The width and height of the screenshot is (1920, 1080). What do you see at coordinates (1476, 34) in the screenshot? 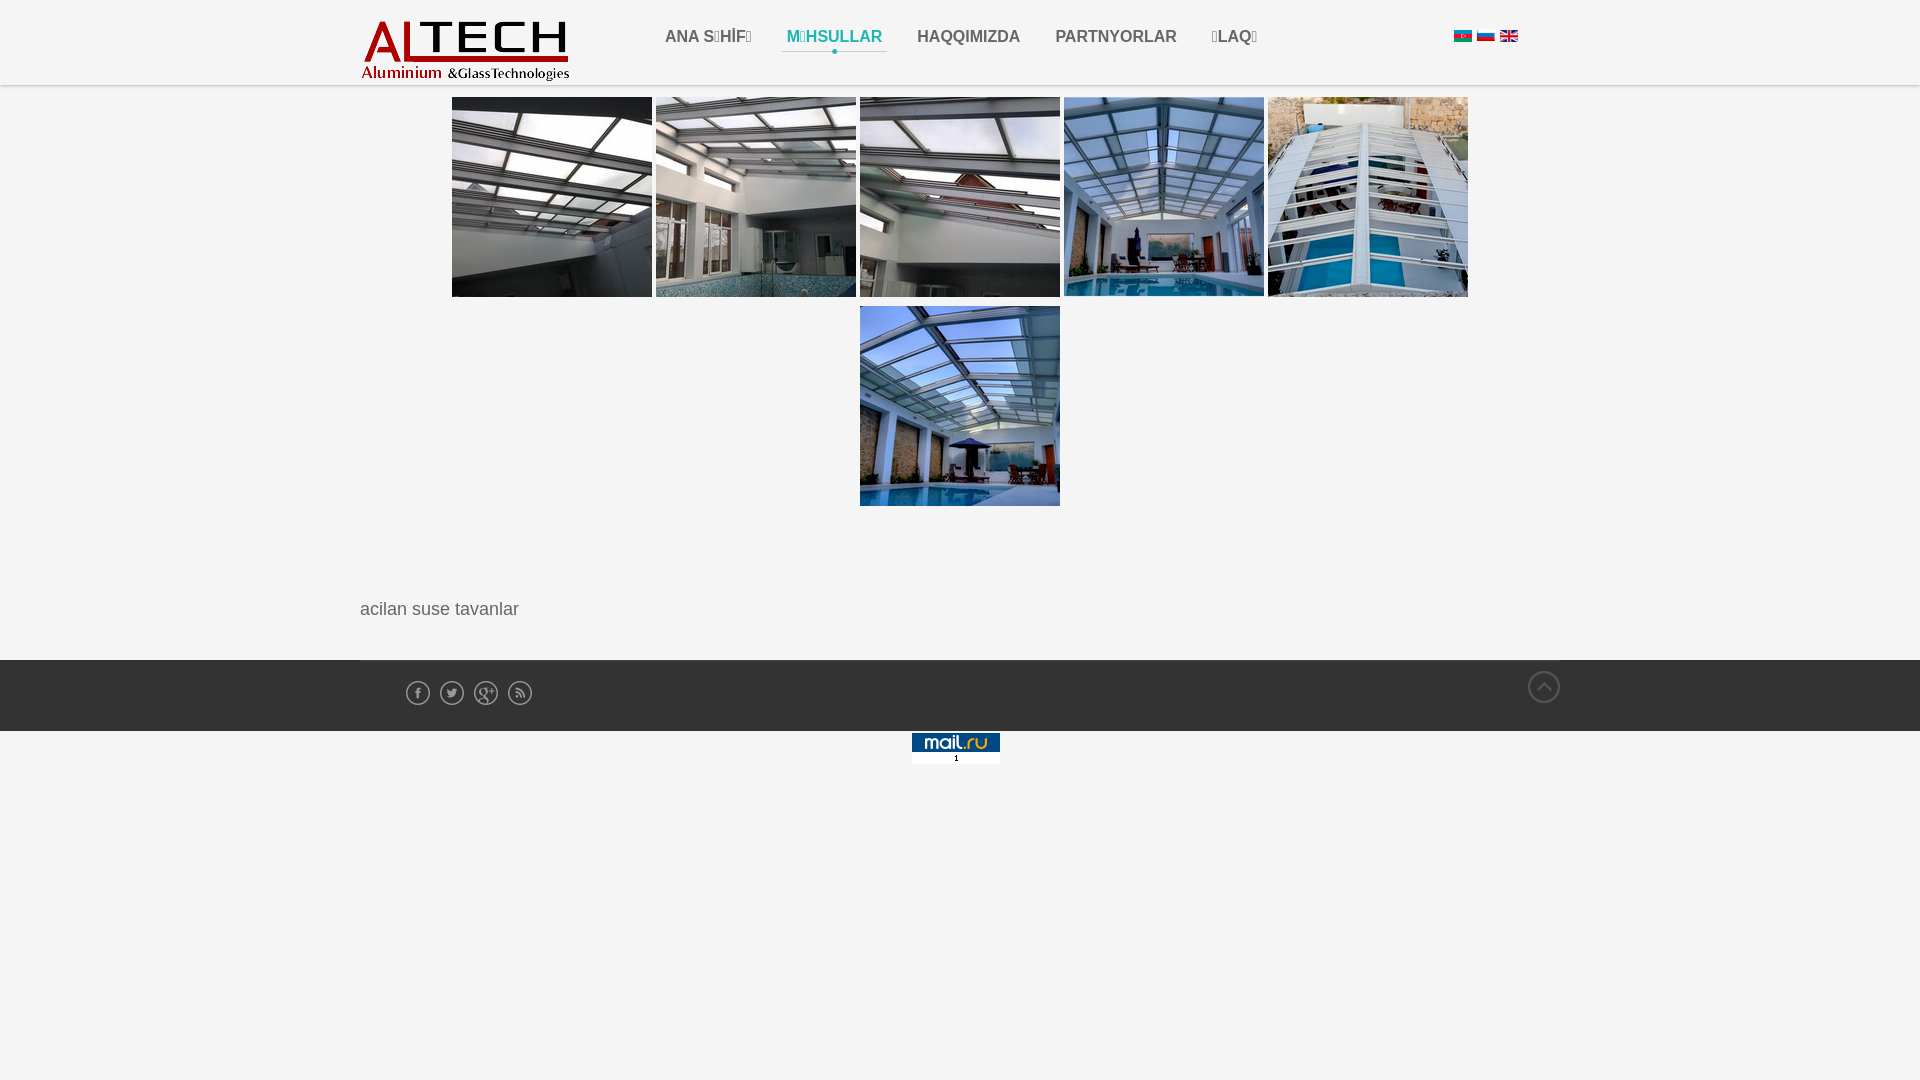
I see `'Russian'` at bounding box center [1476, 34].